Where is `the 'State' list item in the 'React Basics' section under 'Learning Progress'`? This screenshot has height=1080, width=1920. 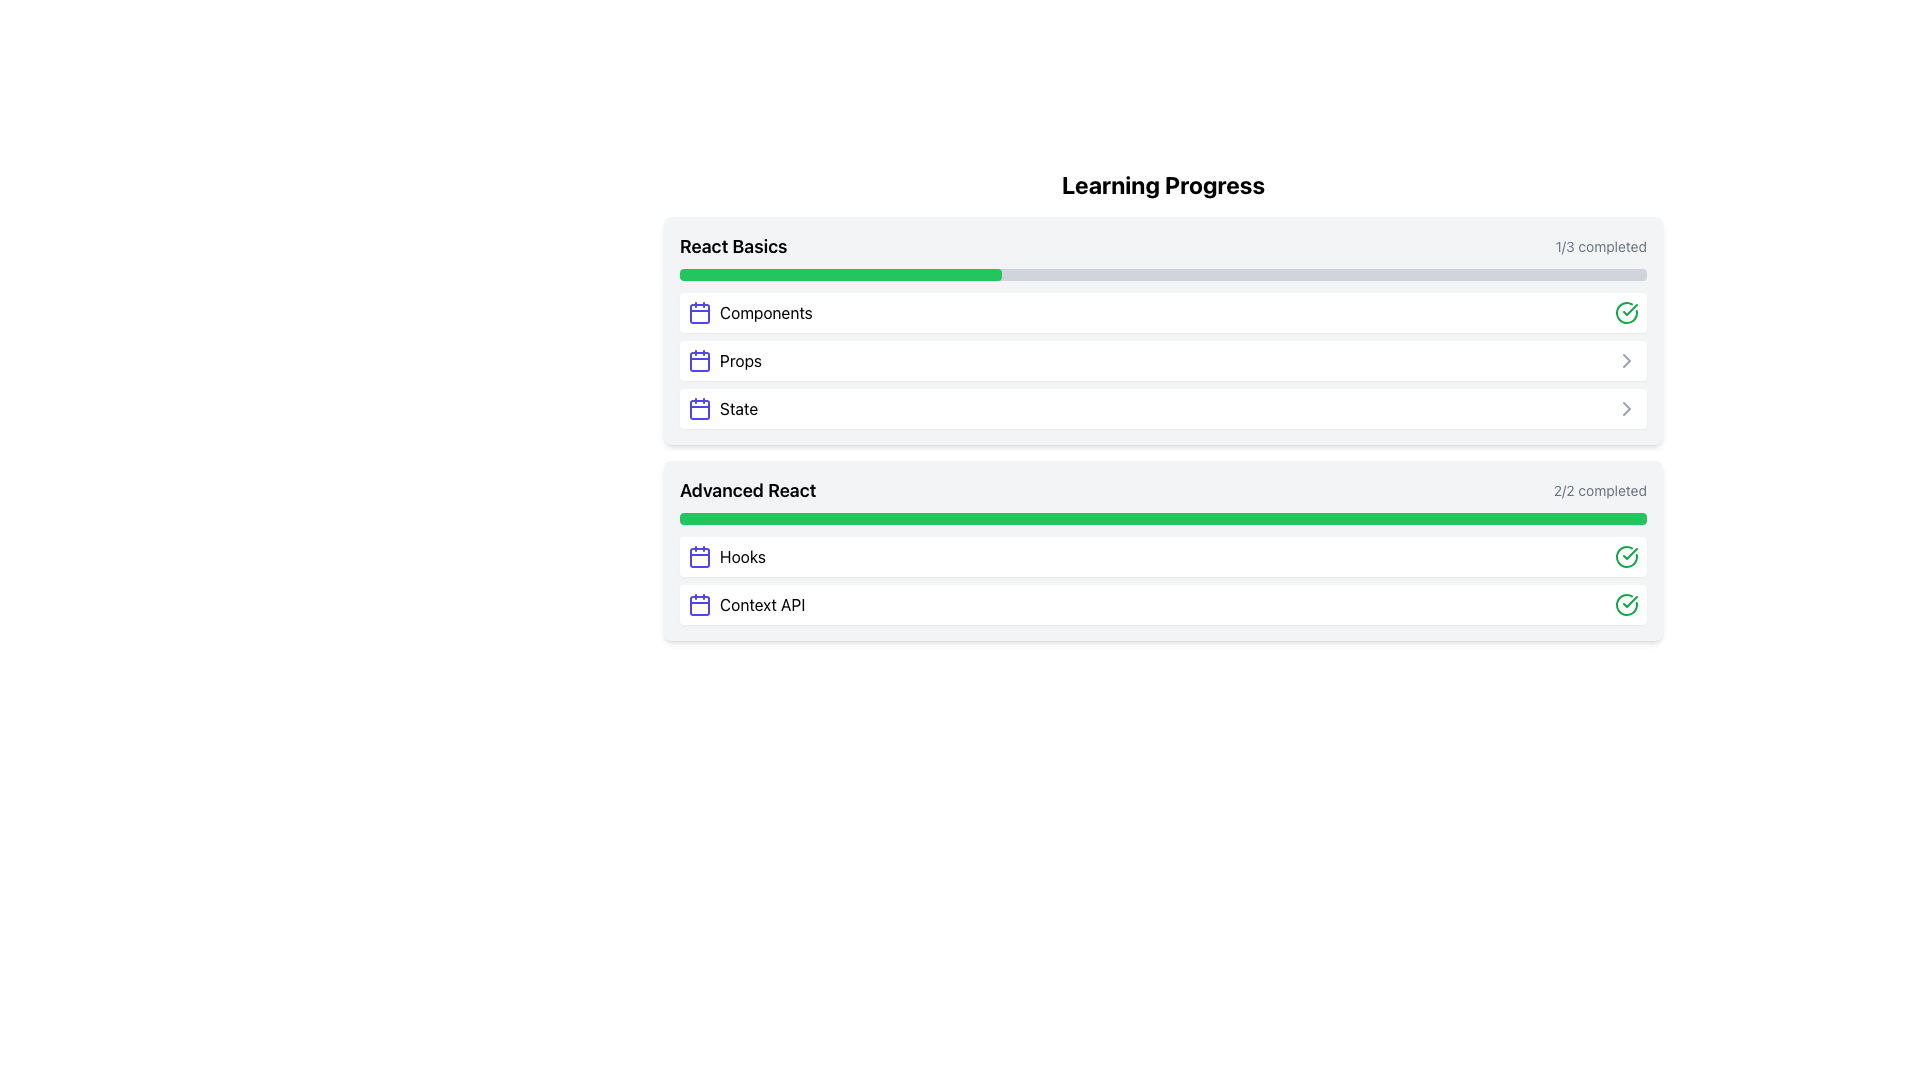 the 'State' list item in the 'React Basics' section under 'Learning Progress' is located at coordinates (1163, 407).